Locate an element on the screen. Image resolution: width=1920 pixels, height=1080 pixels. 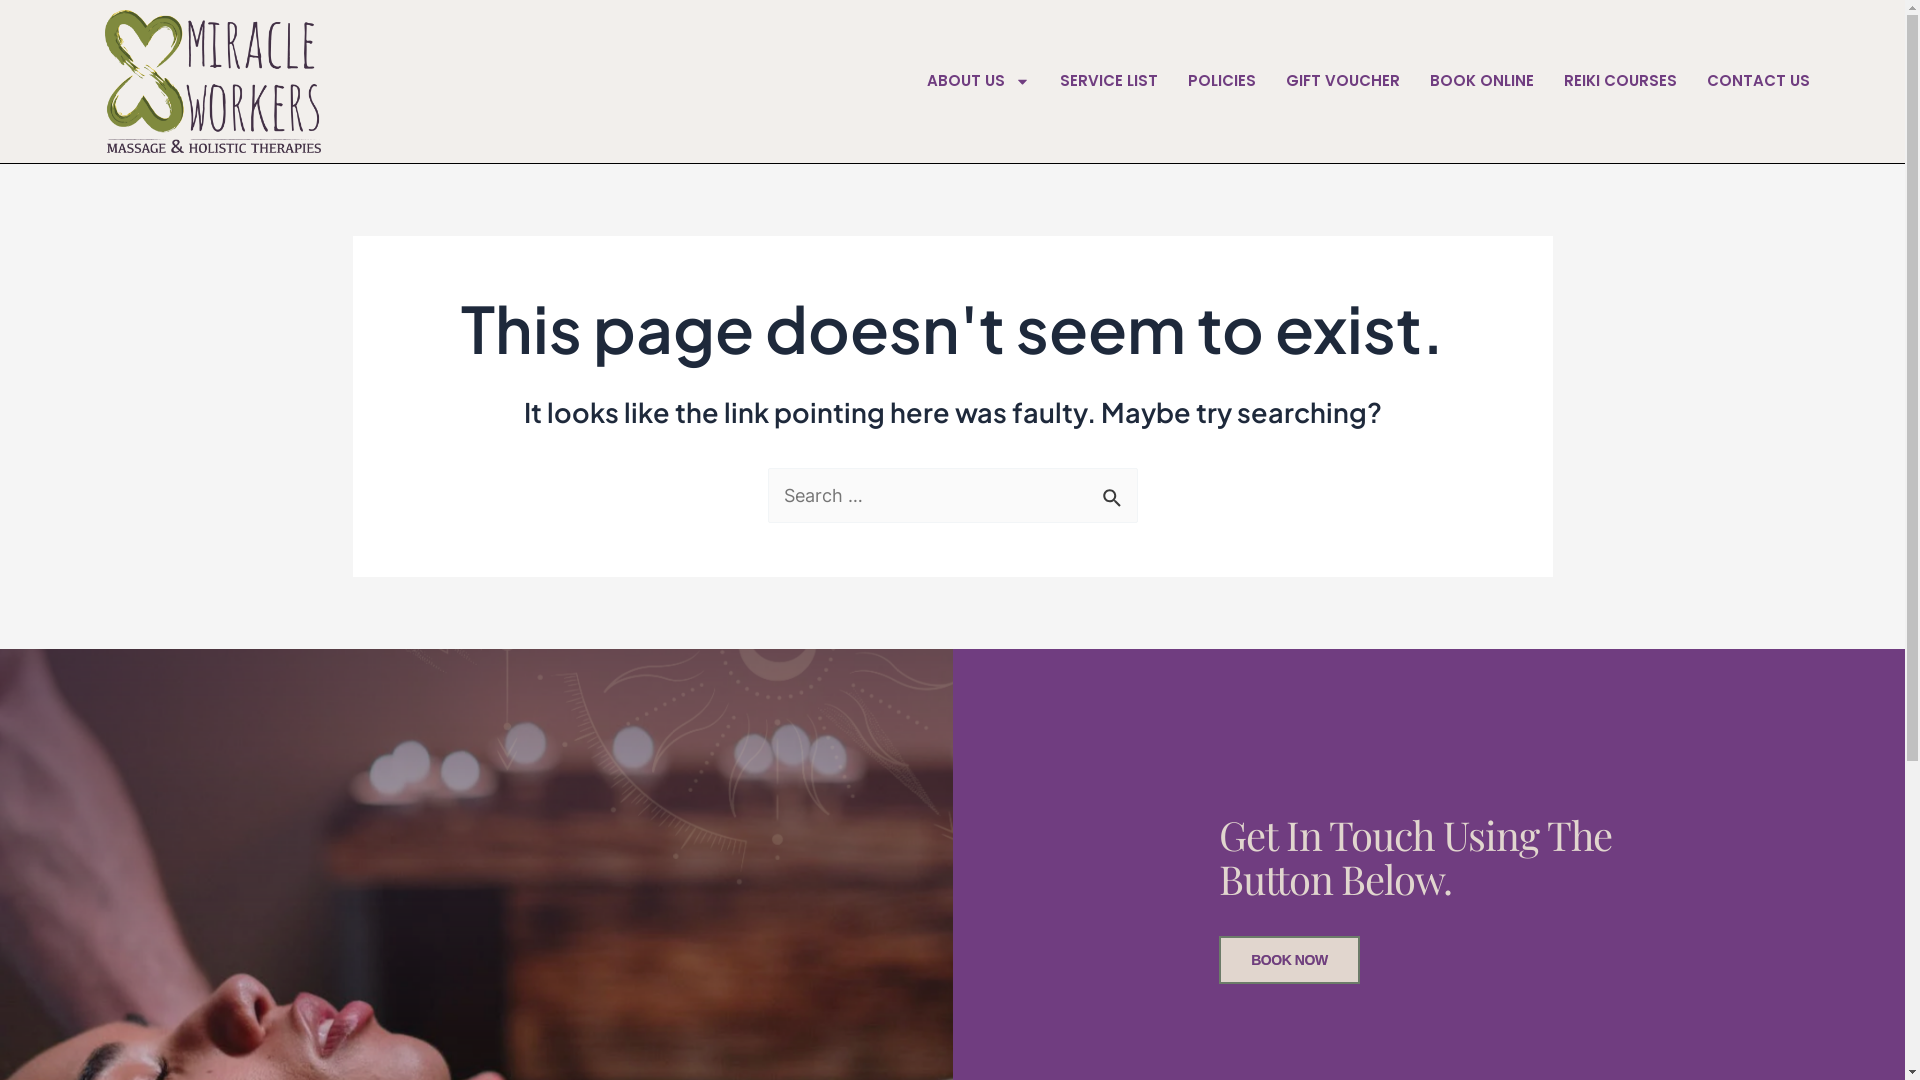
'BOOK NOW' is located at coordinates (1289, 959).